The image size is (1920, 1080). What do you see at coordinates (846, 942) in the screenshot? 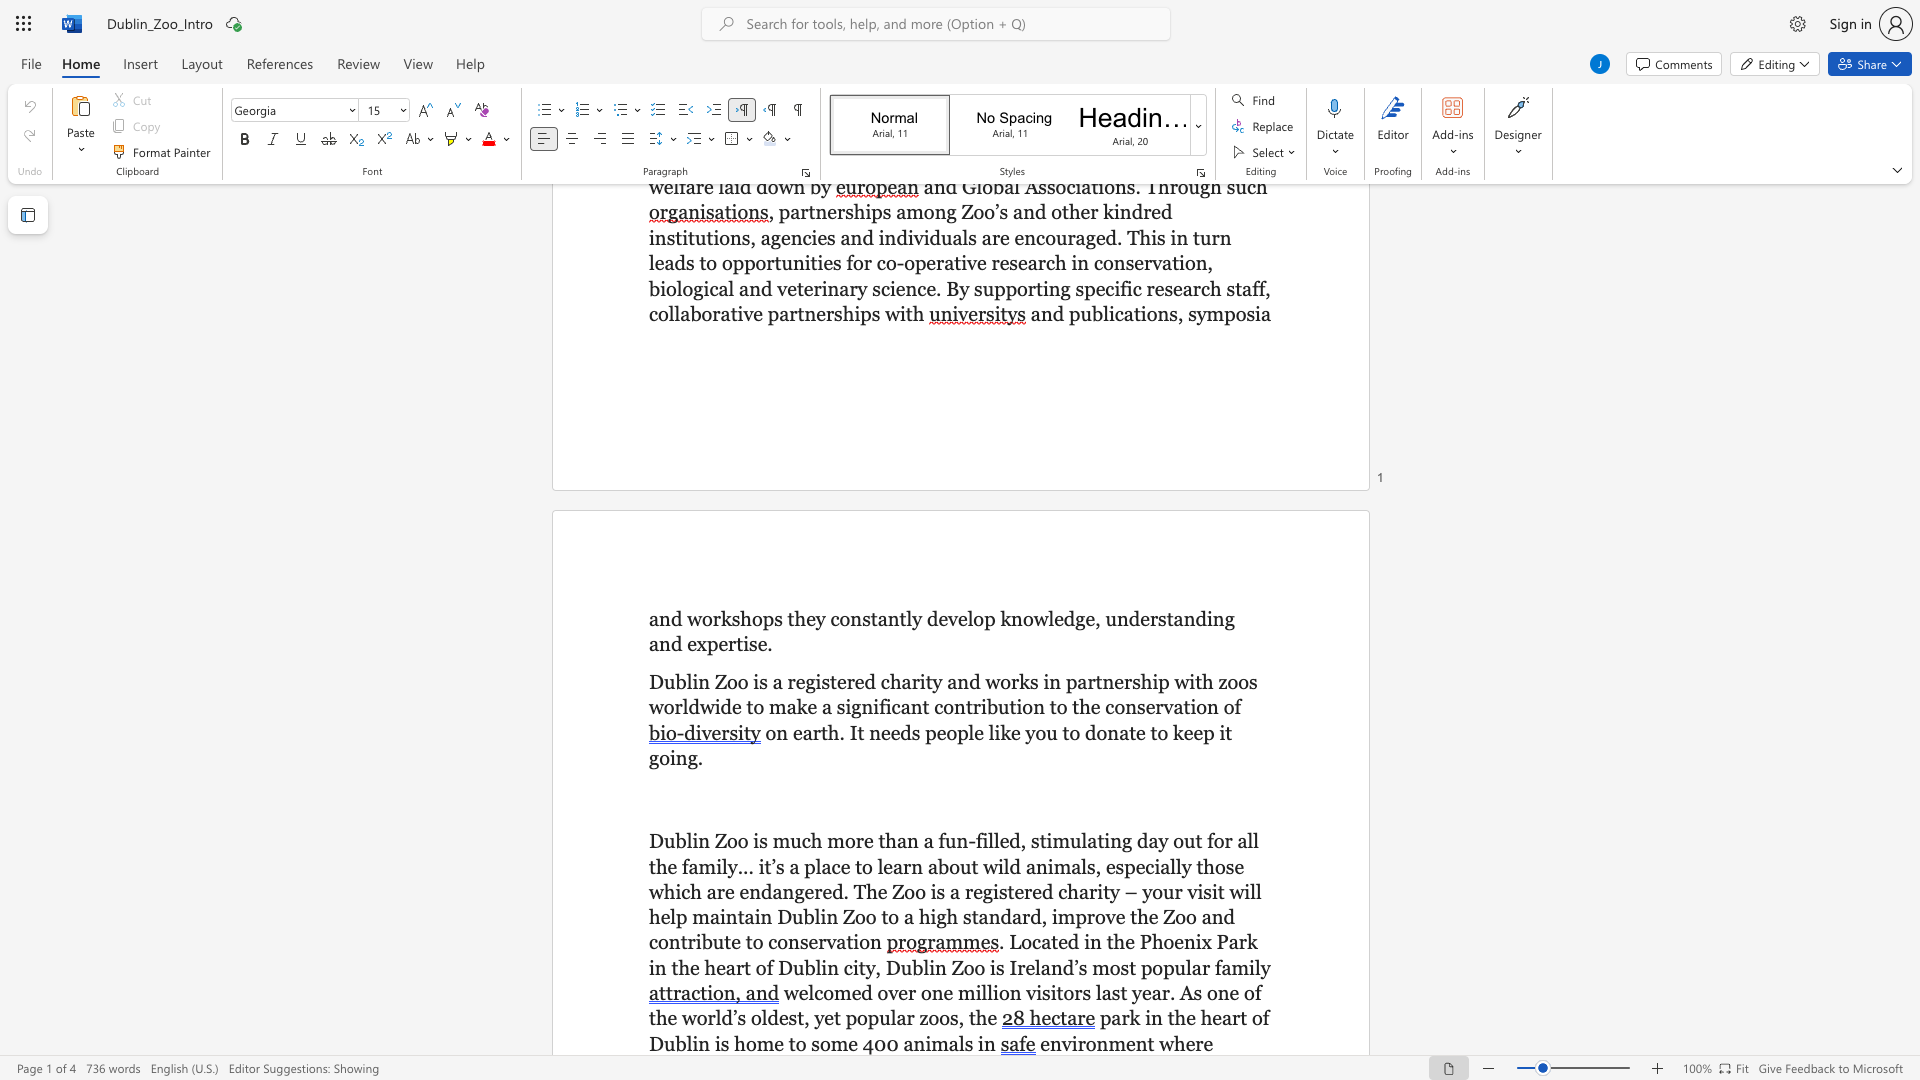
I see `the subset text "tio" within the text "Dublin Zoo to a high standard, improve the Zoo and contribute to conservation"` at bounding box center [846, 942].